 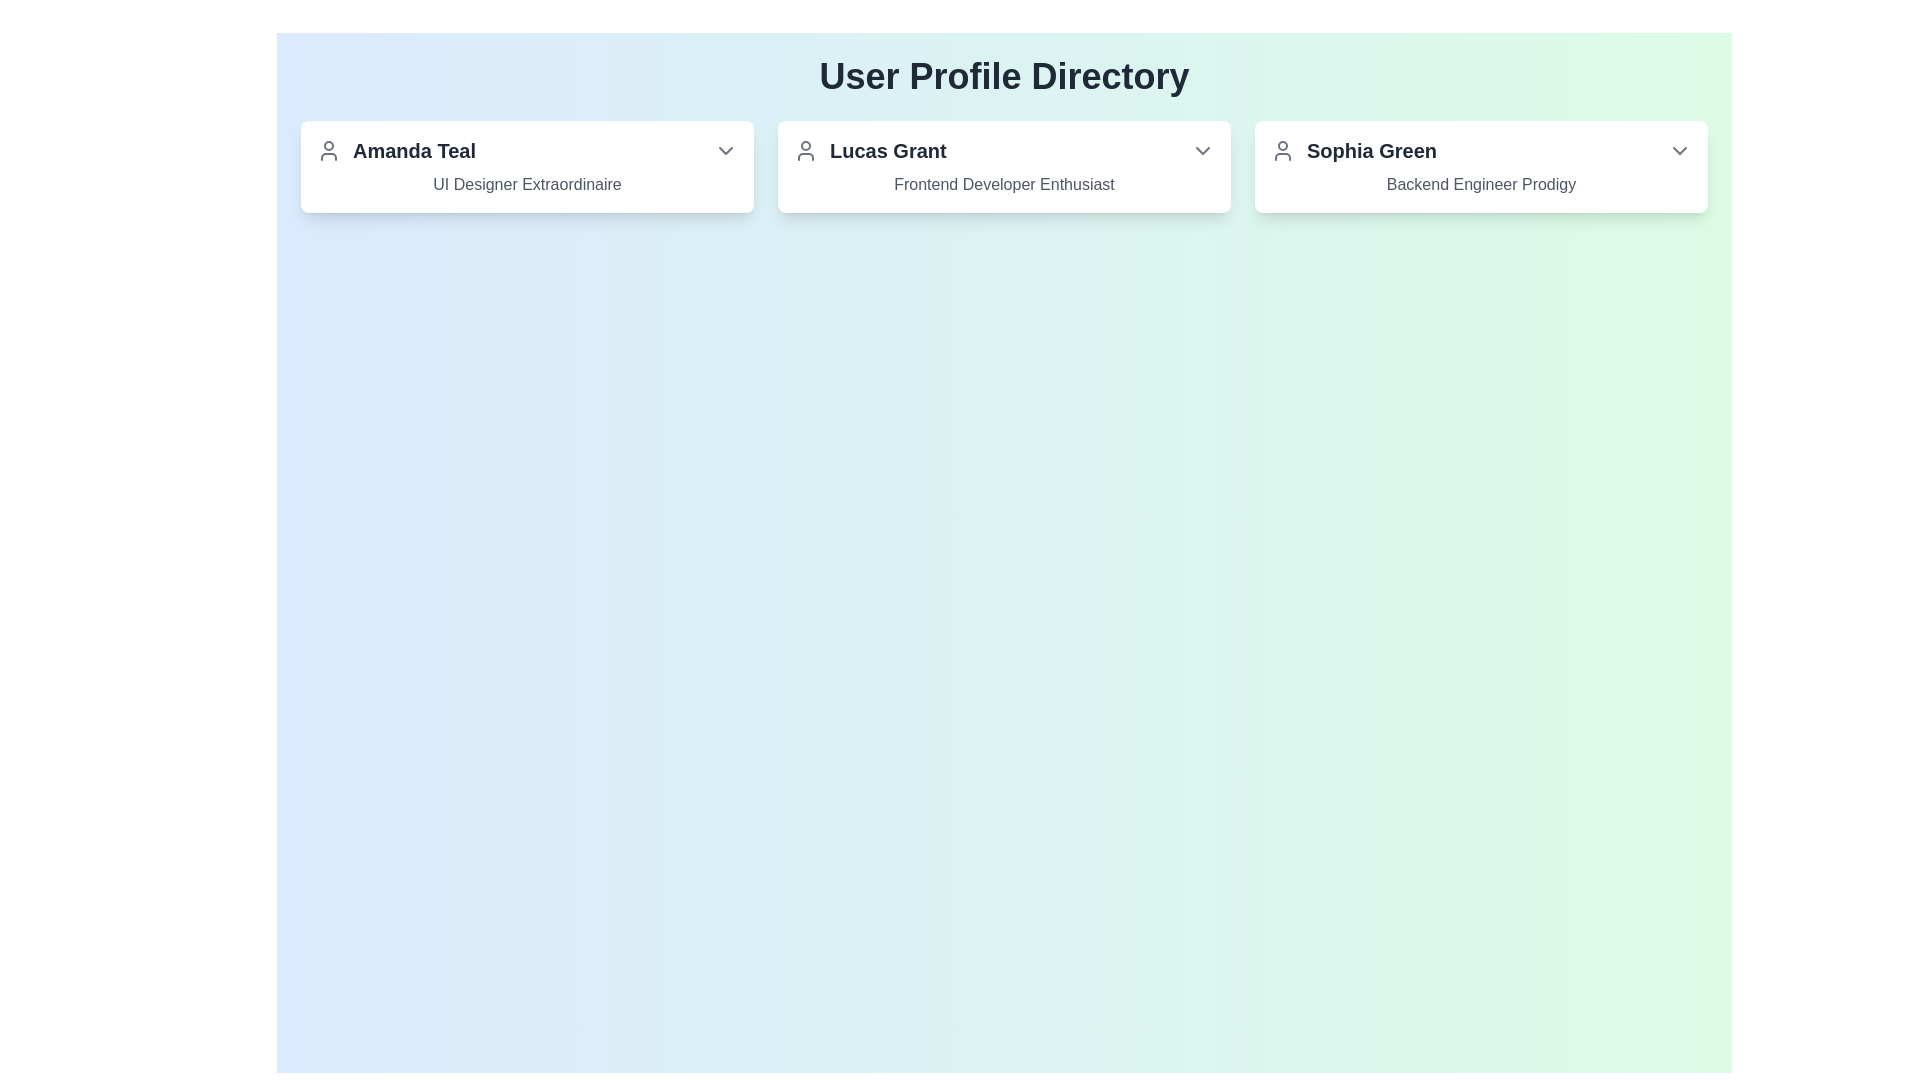 I want to click on the profile name text element located in the third card of the 'User Profile Directory' section, so click(x=1353, y=149).